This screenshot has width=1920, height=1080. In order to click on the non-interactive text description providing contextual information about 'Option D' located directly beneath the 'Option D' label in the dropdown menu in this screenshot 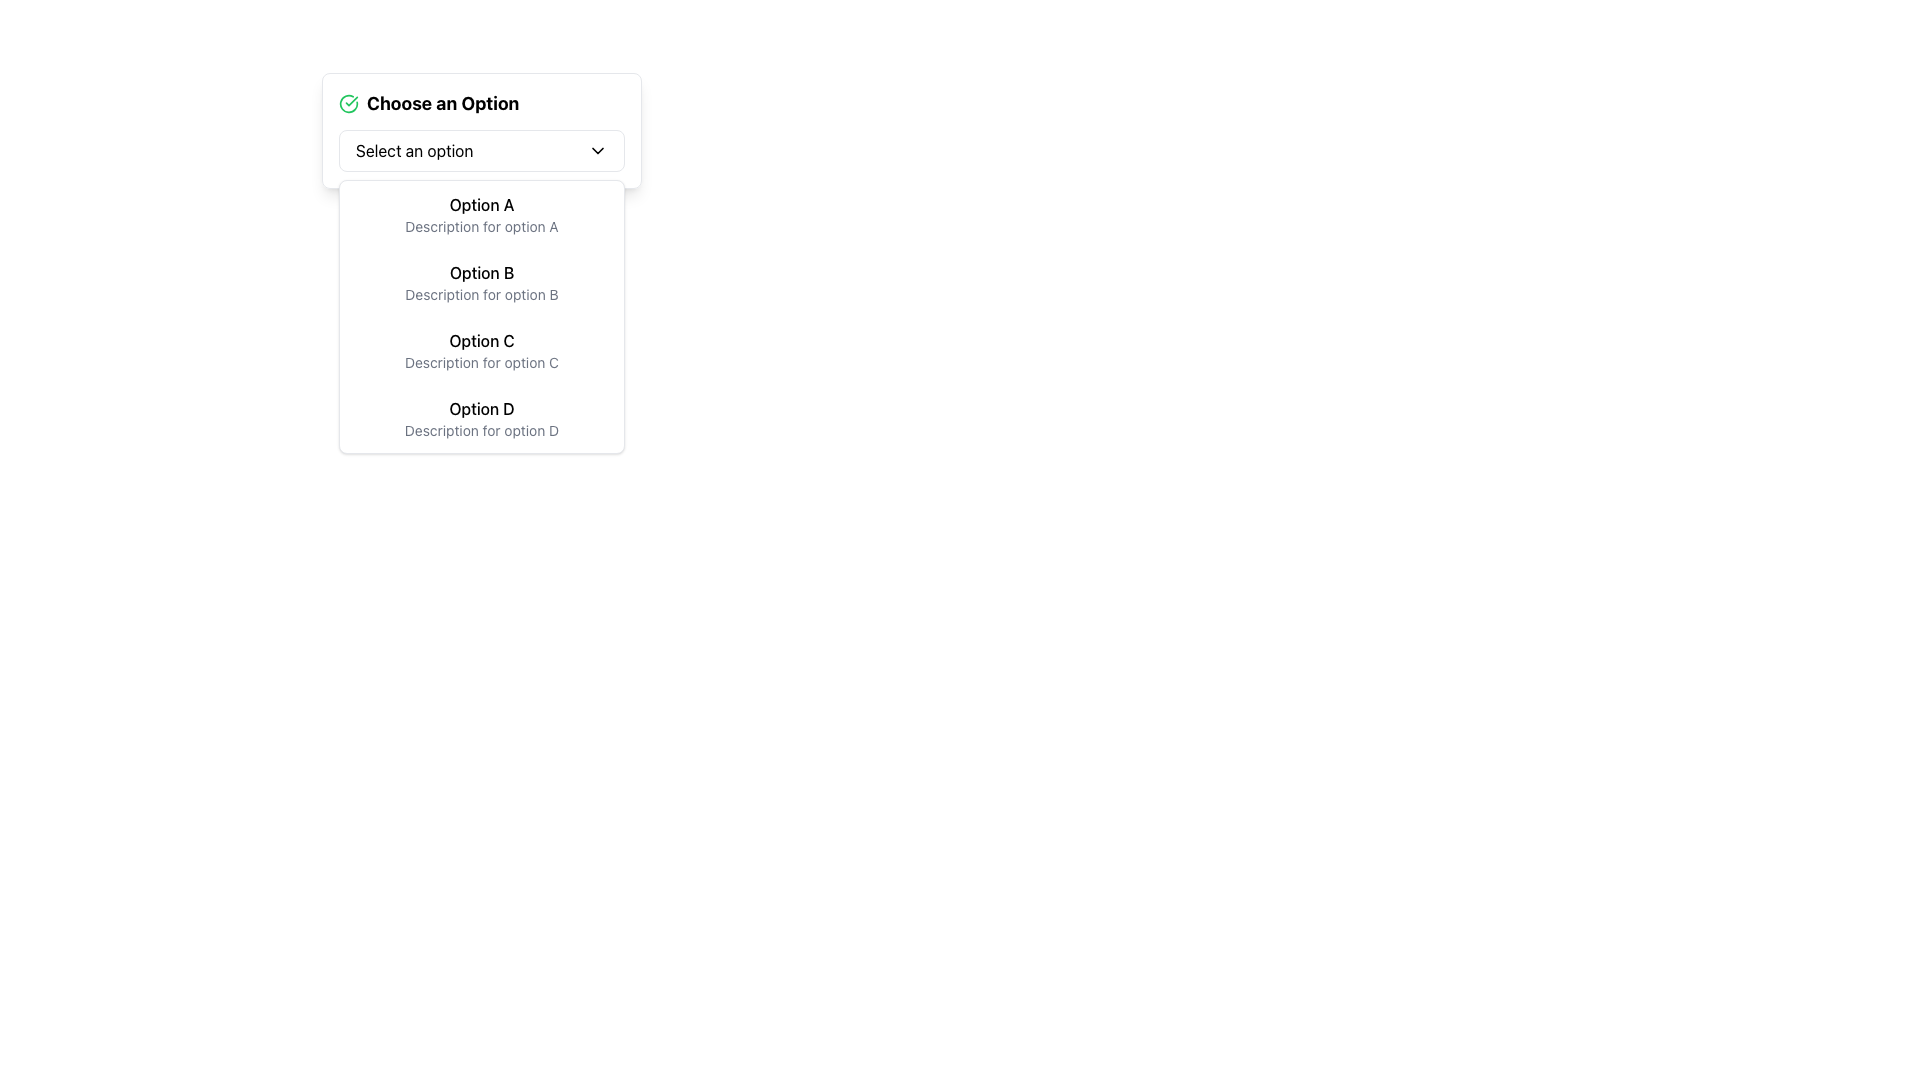, I will do `click(481, 430)`.